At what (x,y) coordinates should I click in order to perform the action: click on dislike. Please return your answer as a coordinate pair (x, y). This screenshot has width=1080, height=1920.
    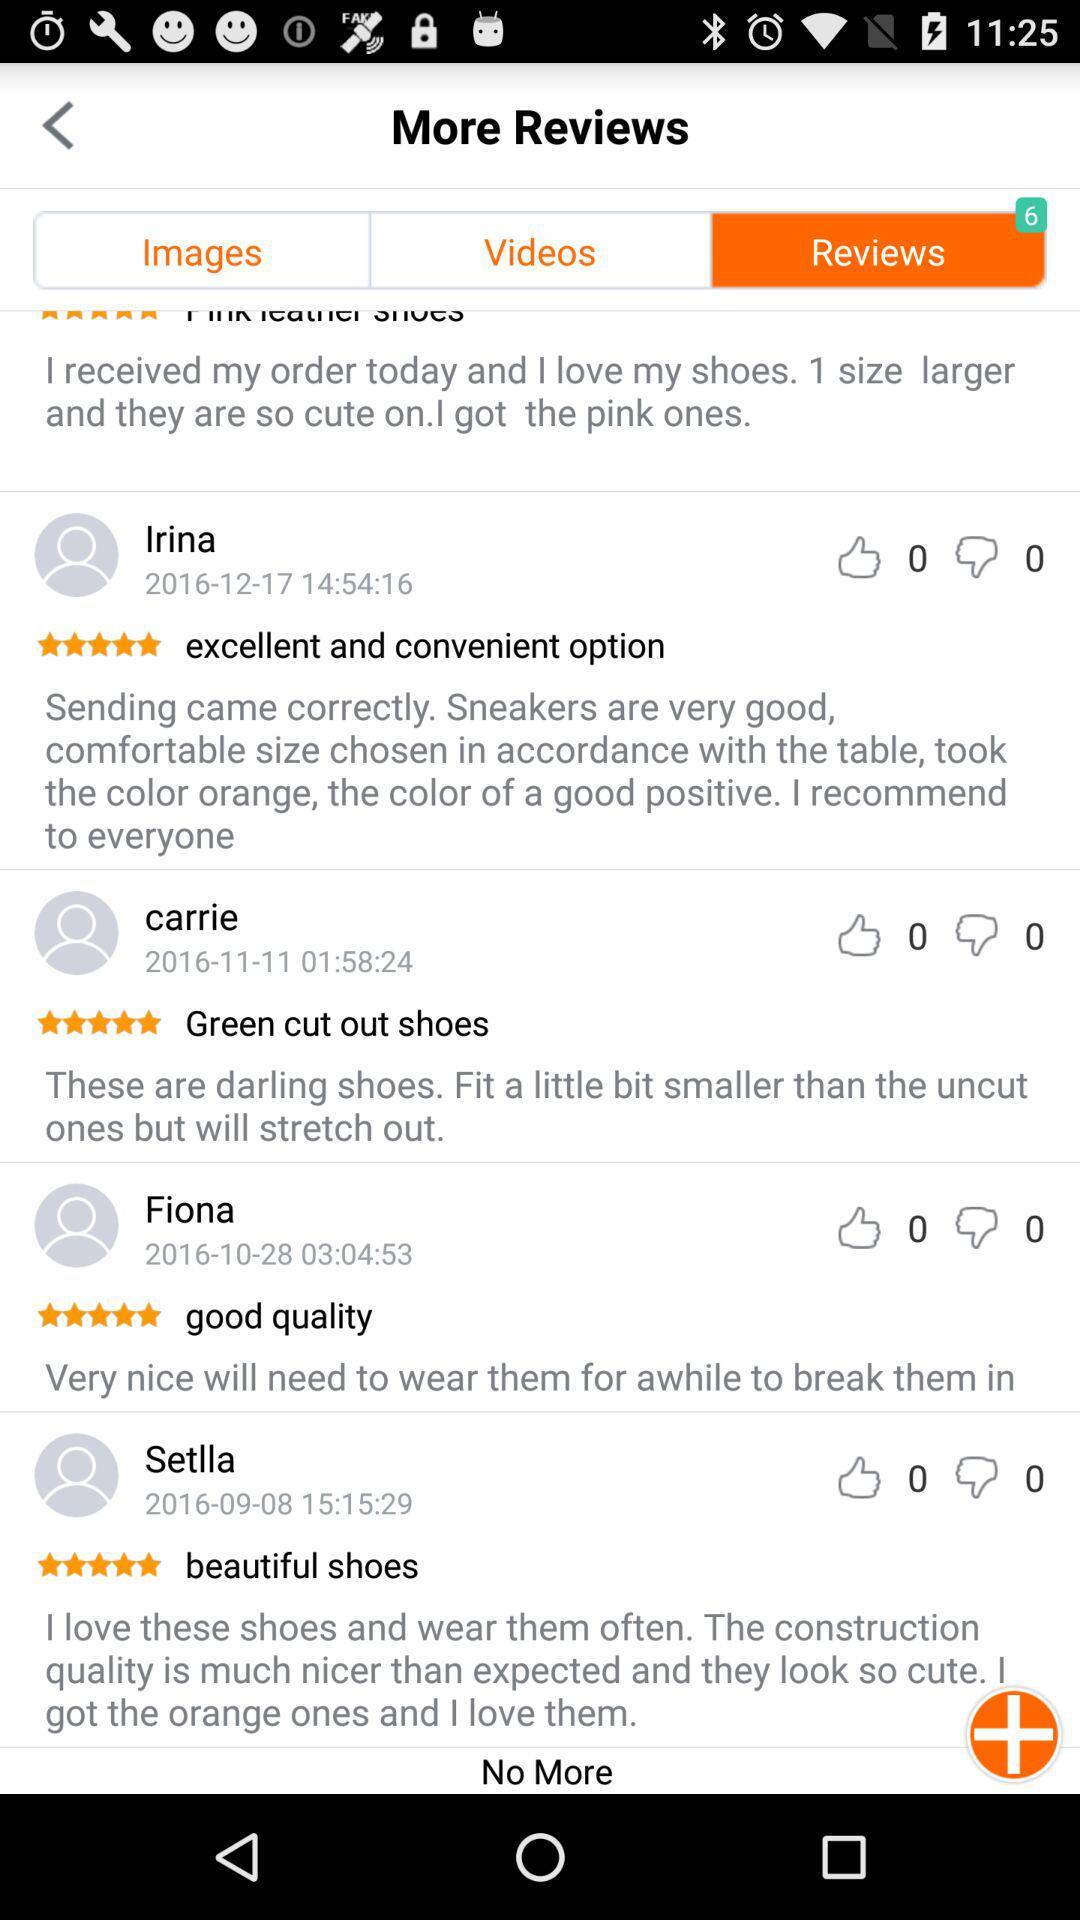
    Looking at the image, I should click on (975, 1477).